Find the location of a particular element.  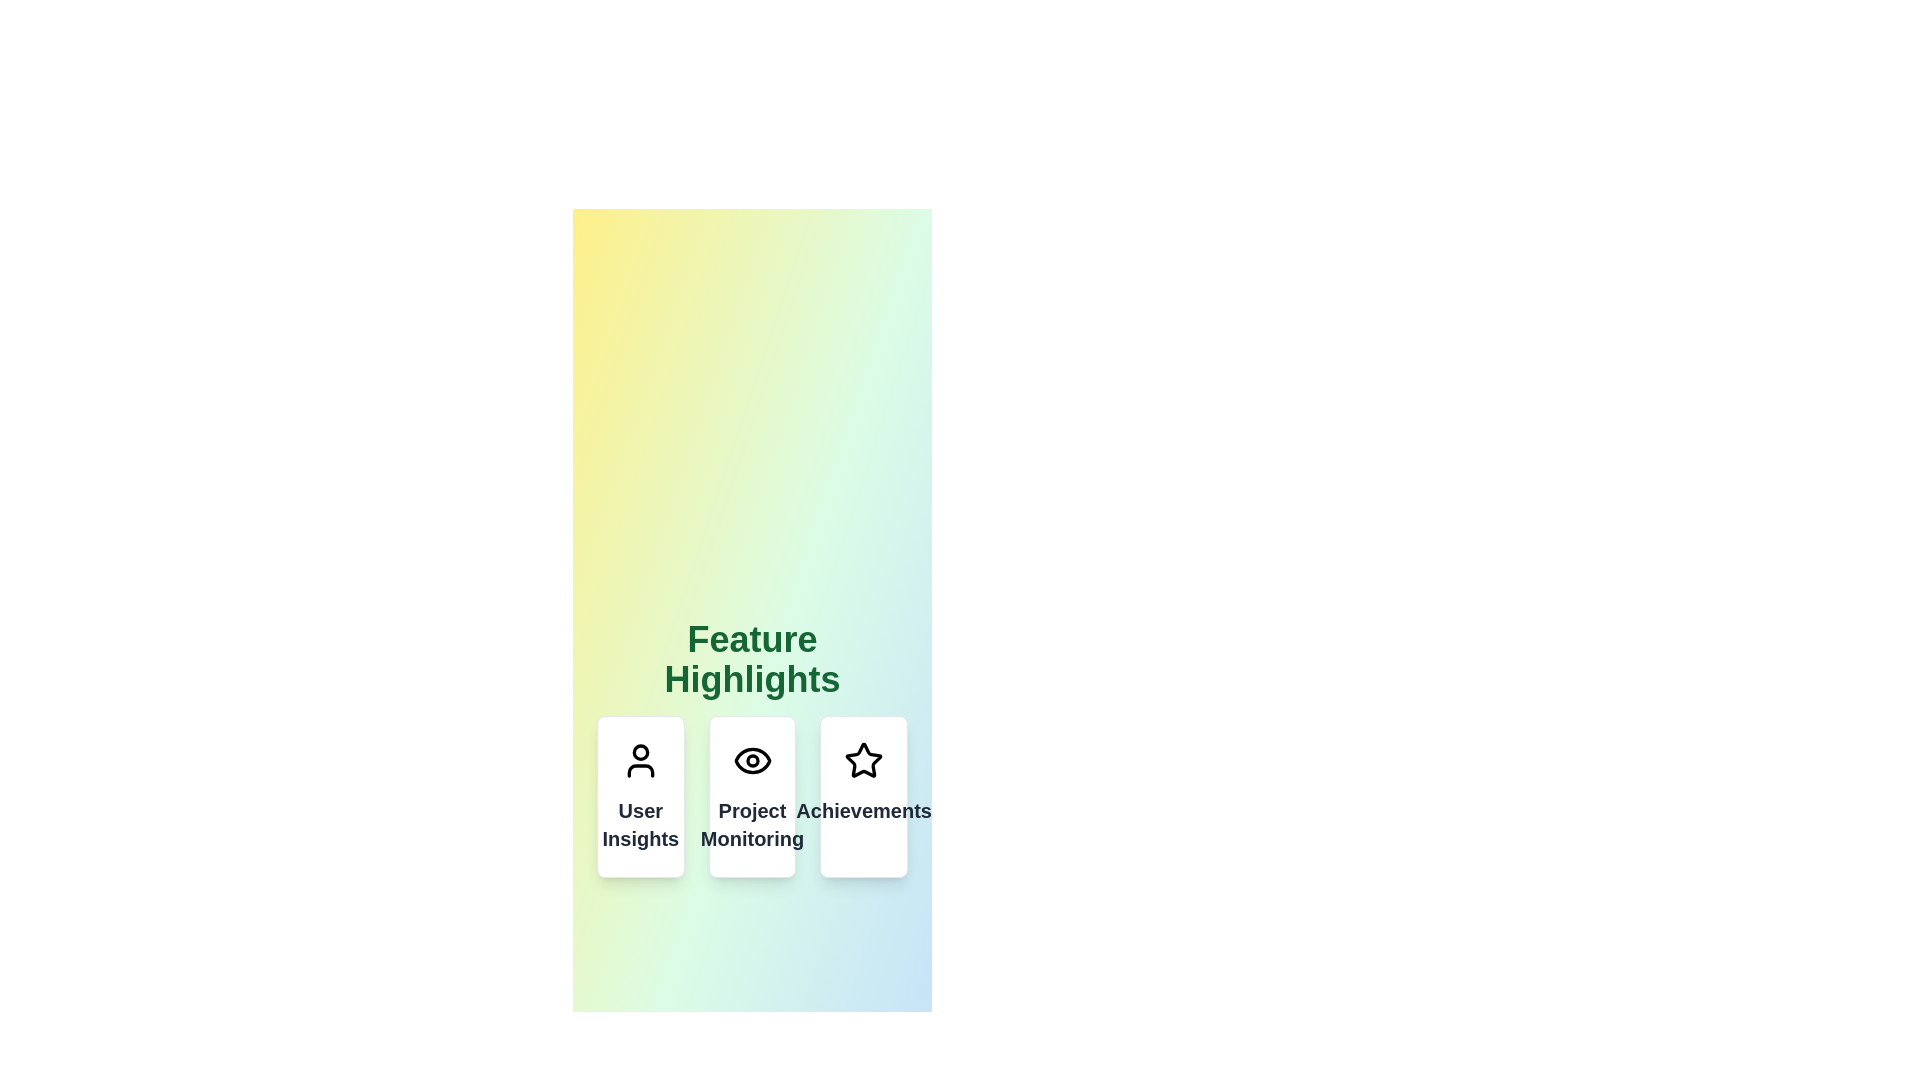

the star-shaped icon with a hollow center located at the top of the 'Achievements' card, which is part of the 'Feature Highlights' section is located at coordinates (864, 760).